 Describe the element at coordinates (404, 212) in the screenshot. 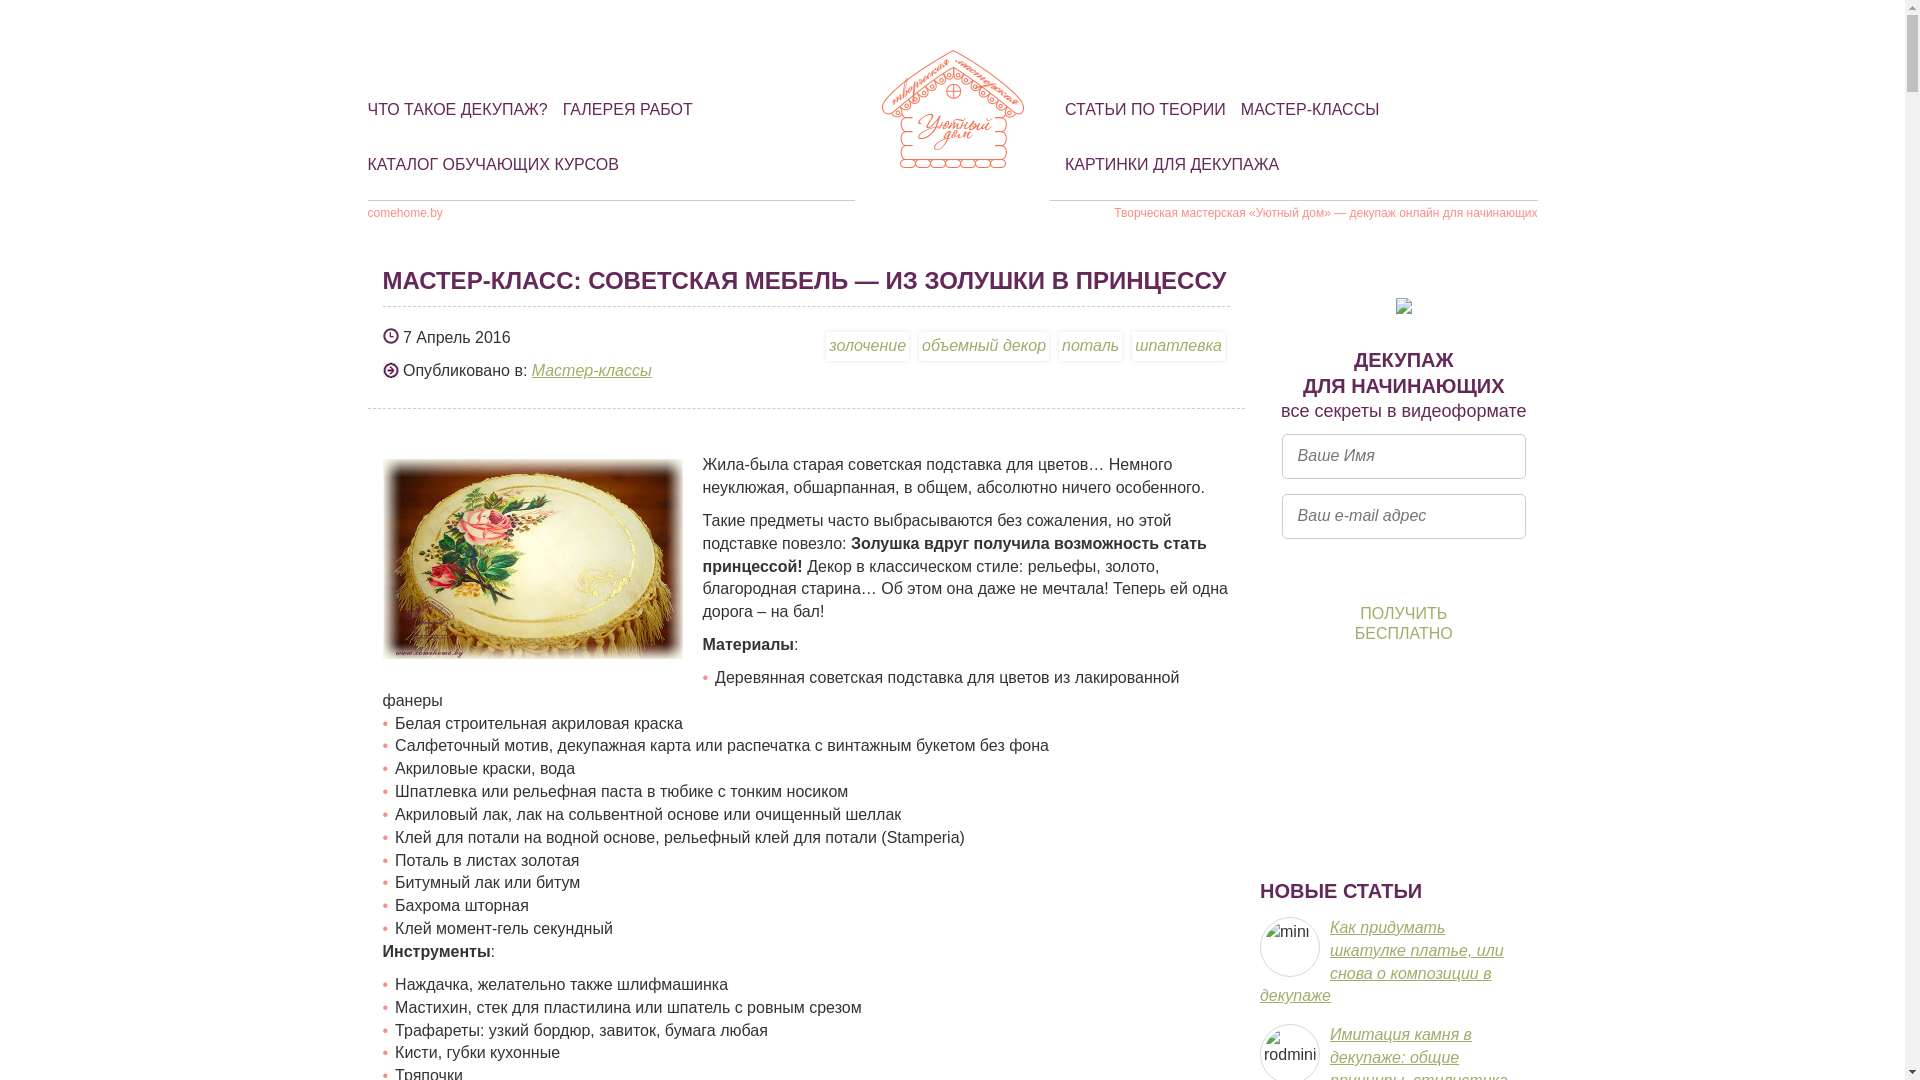

I see `'comehome.by'` at that location.